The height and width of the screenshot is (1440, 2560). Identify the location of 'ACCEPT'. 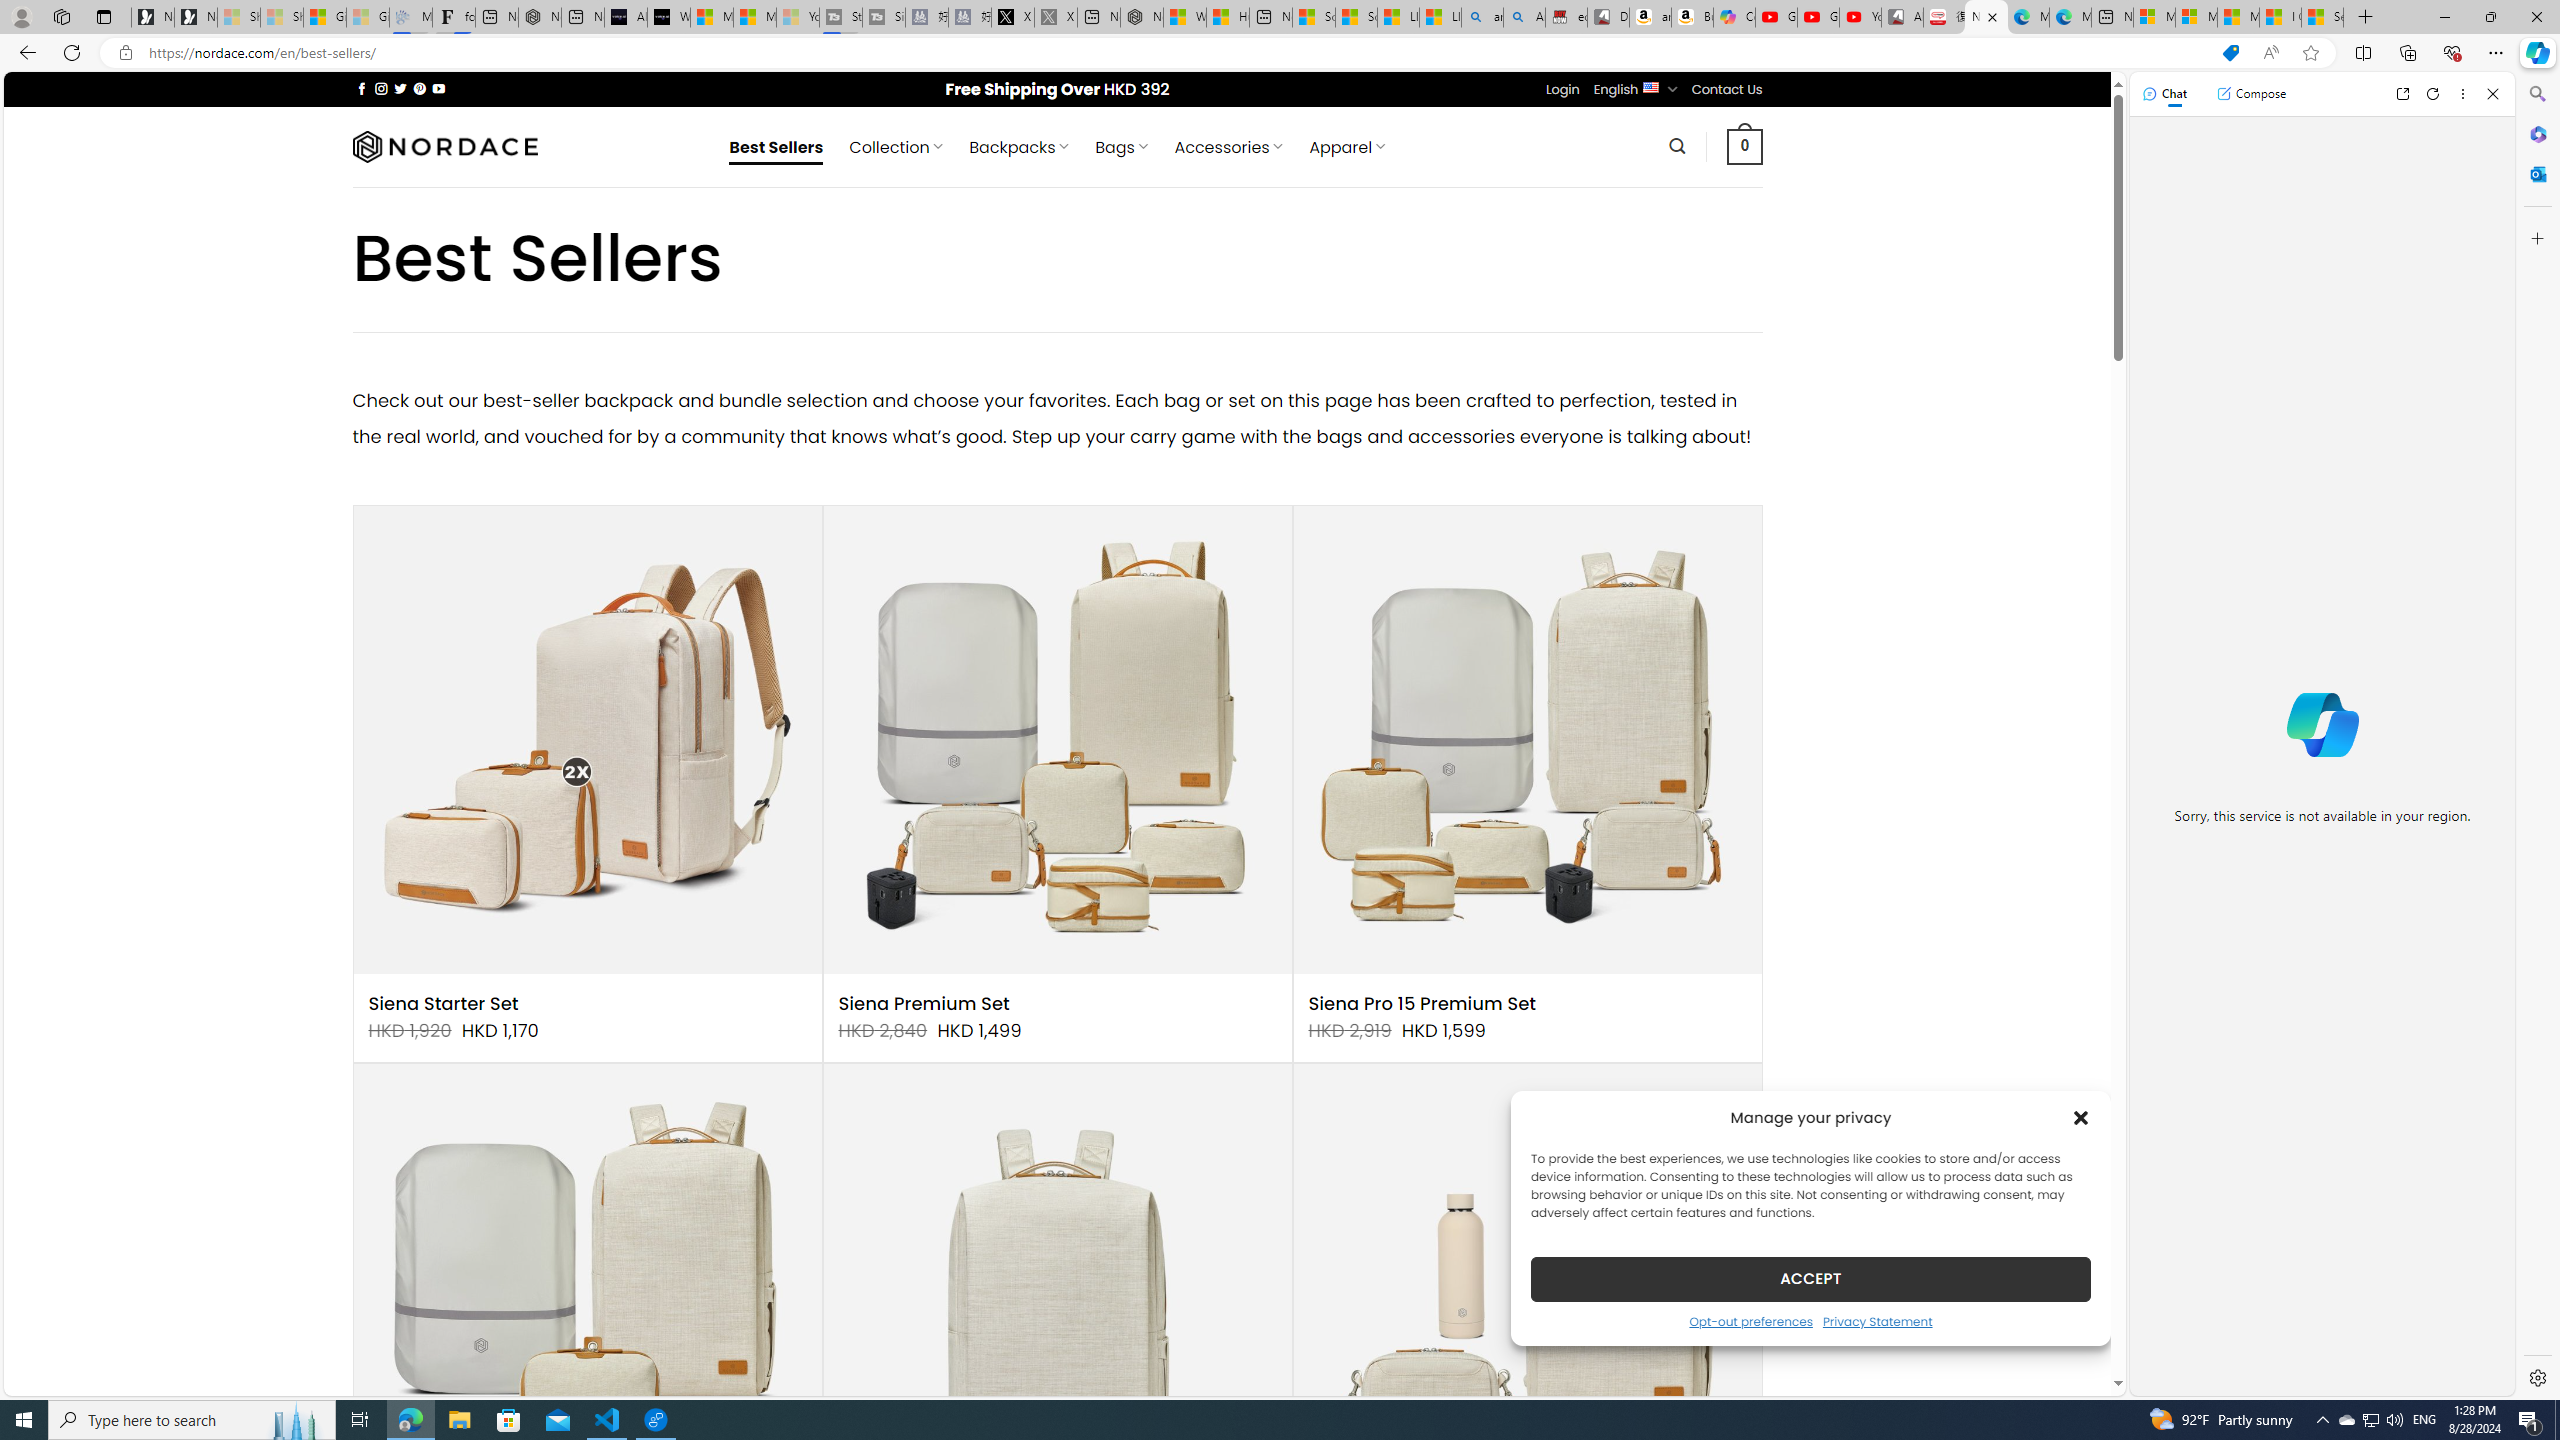
(1810, 1278).